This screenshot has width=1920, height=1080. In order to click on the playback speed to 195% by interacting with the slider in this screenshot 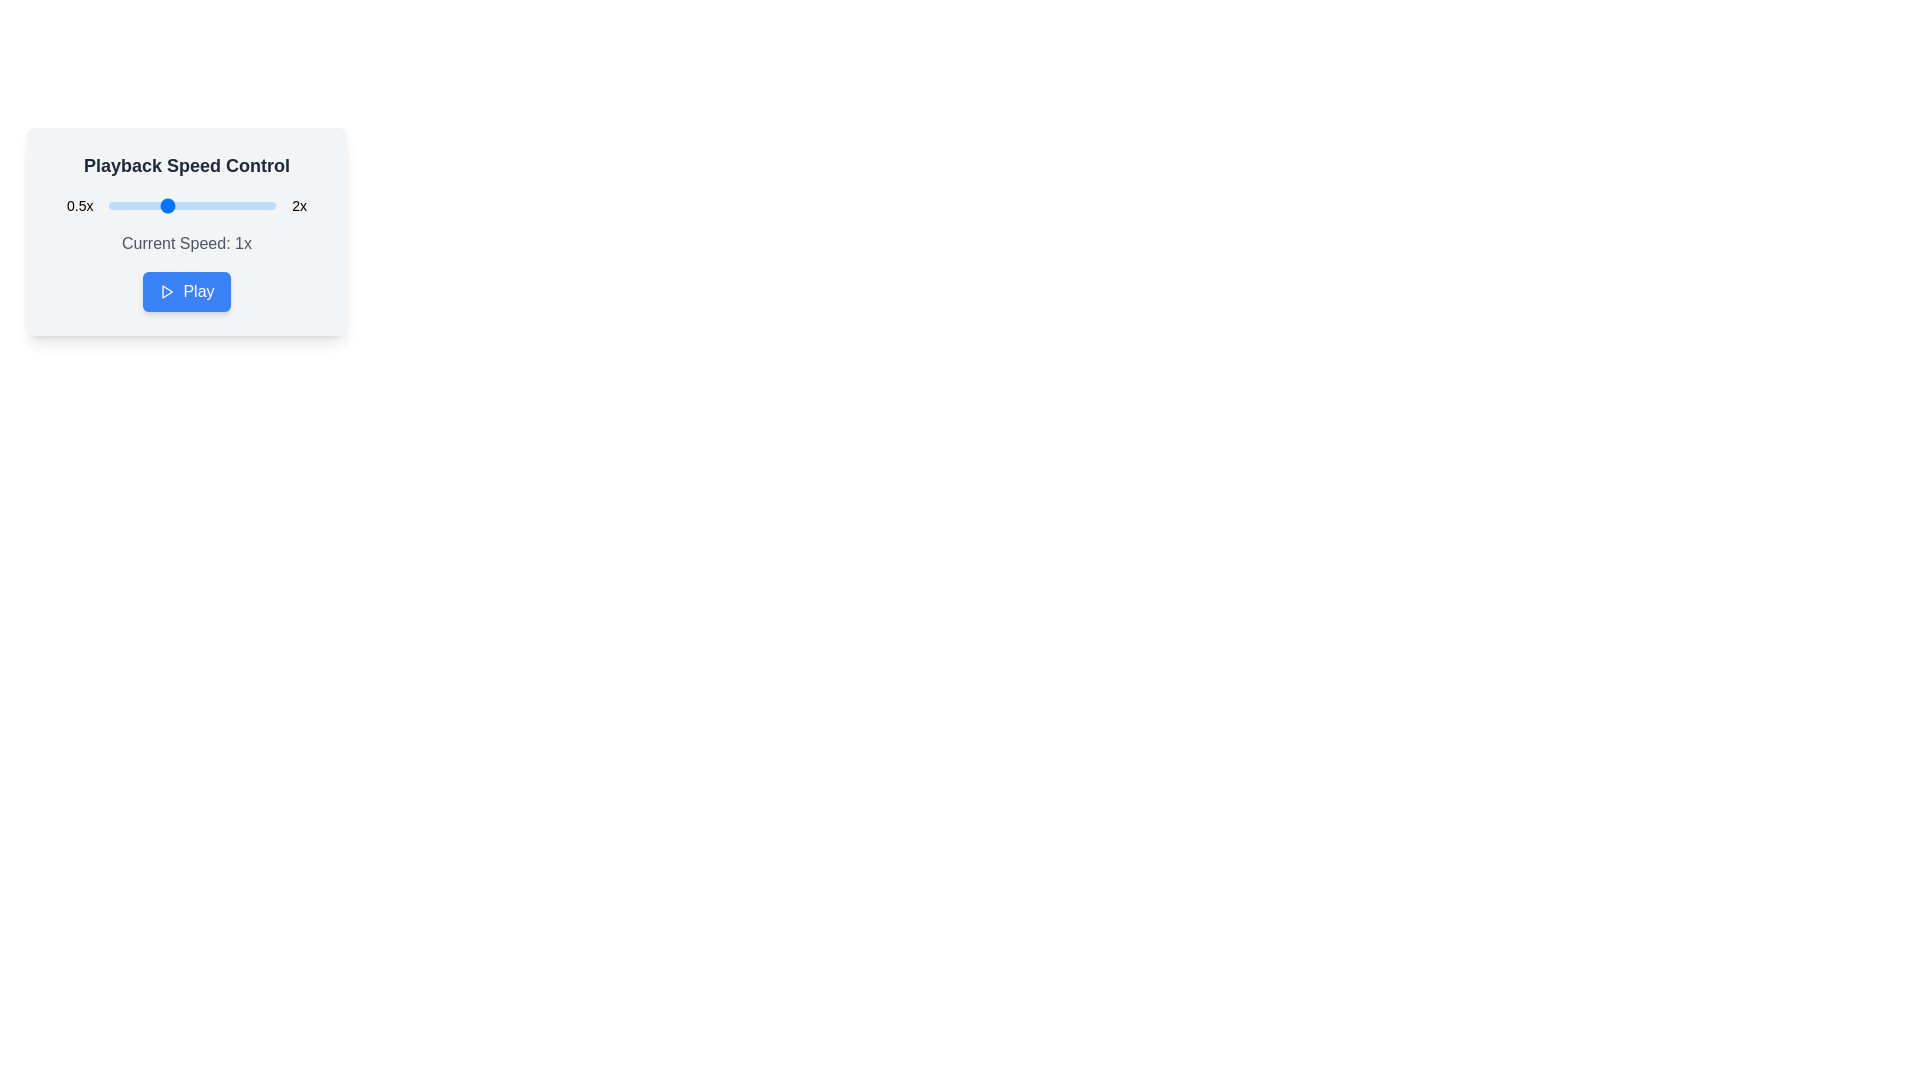, I will do `click(269, 205)`.